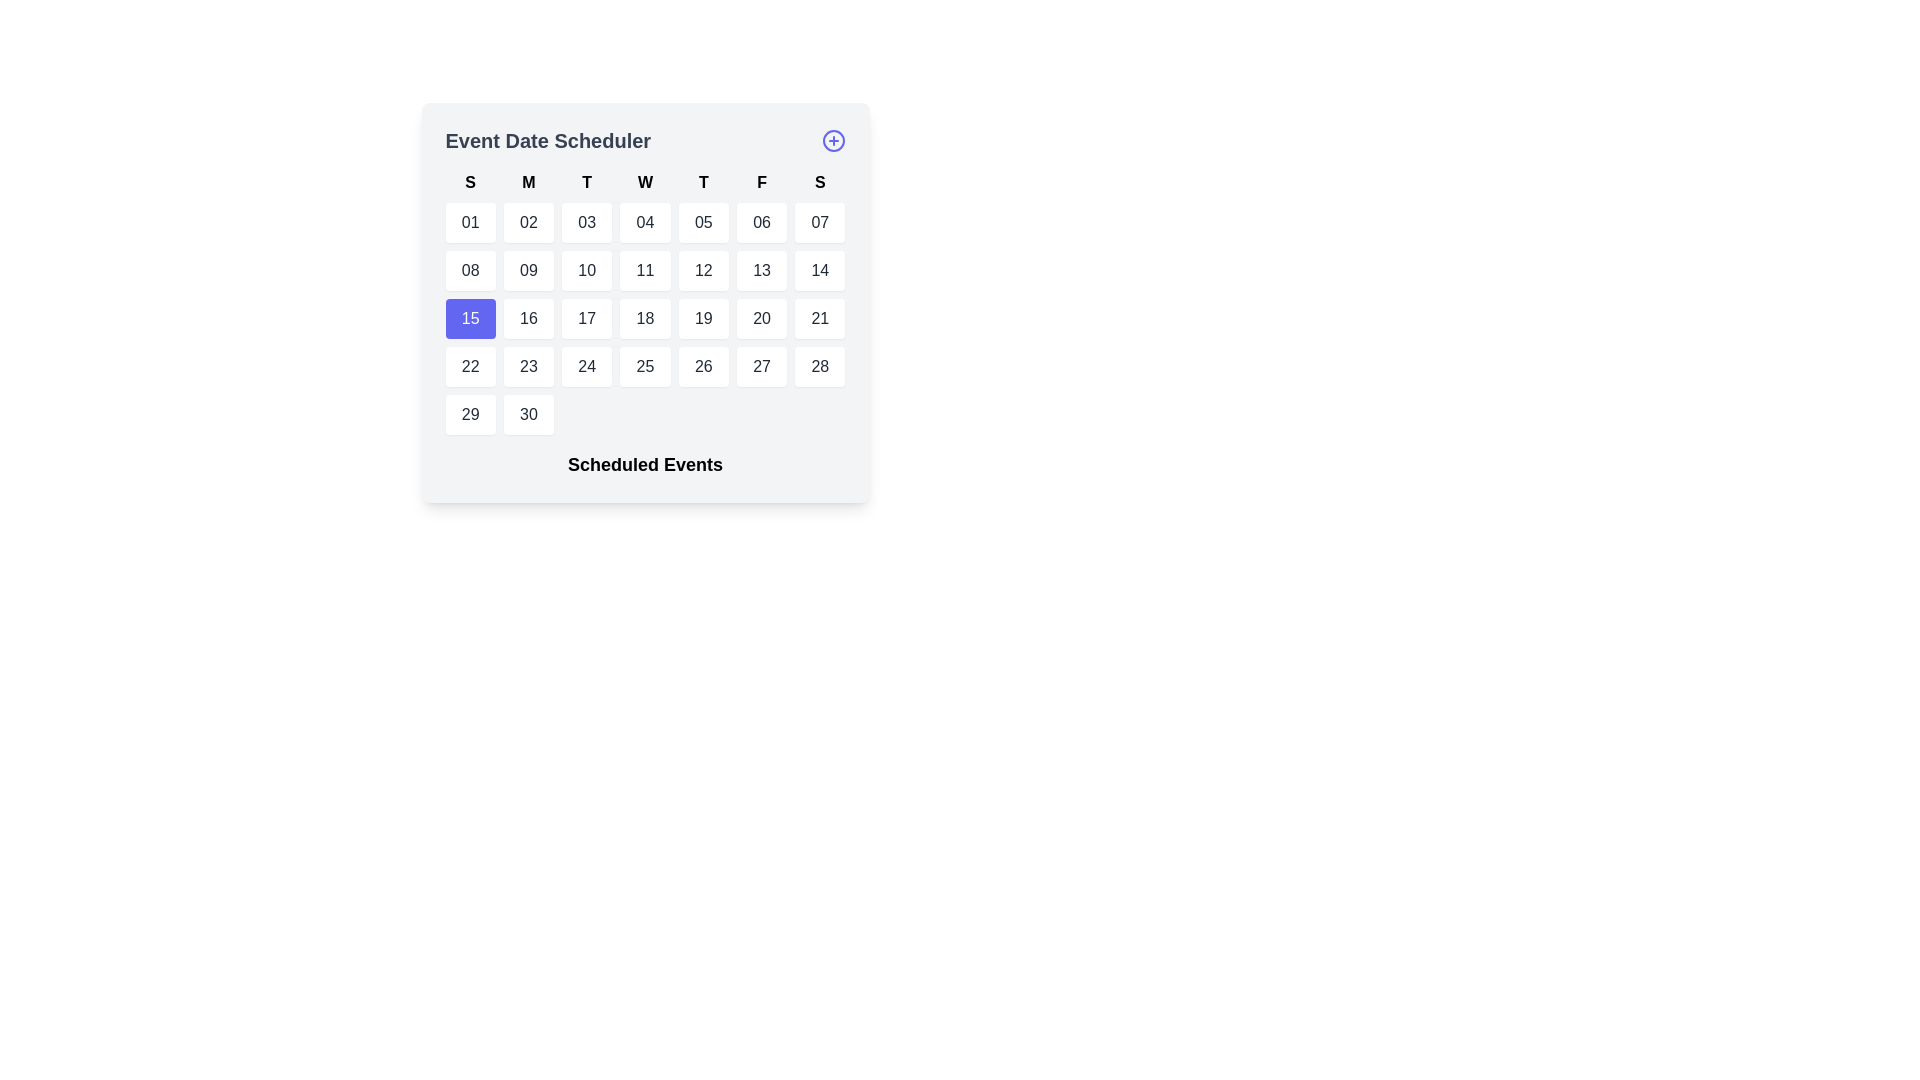 The width and height of the screenshot is (1920, 1080). Describe the element at coordinates (528, 318) in the screenshot. I see `the interactive date box displaying the number '16' in dark gray text` at that location.